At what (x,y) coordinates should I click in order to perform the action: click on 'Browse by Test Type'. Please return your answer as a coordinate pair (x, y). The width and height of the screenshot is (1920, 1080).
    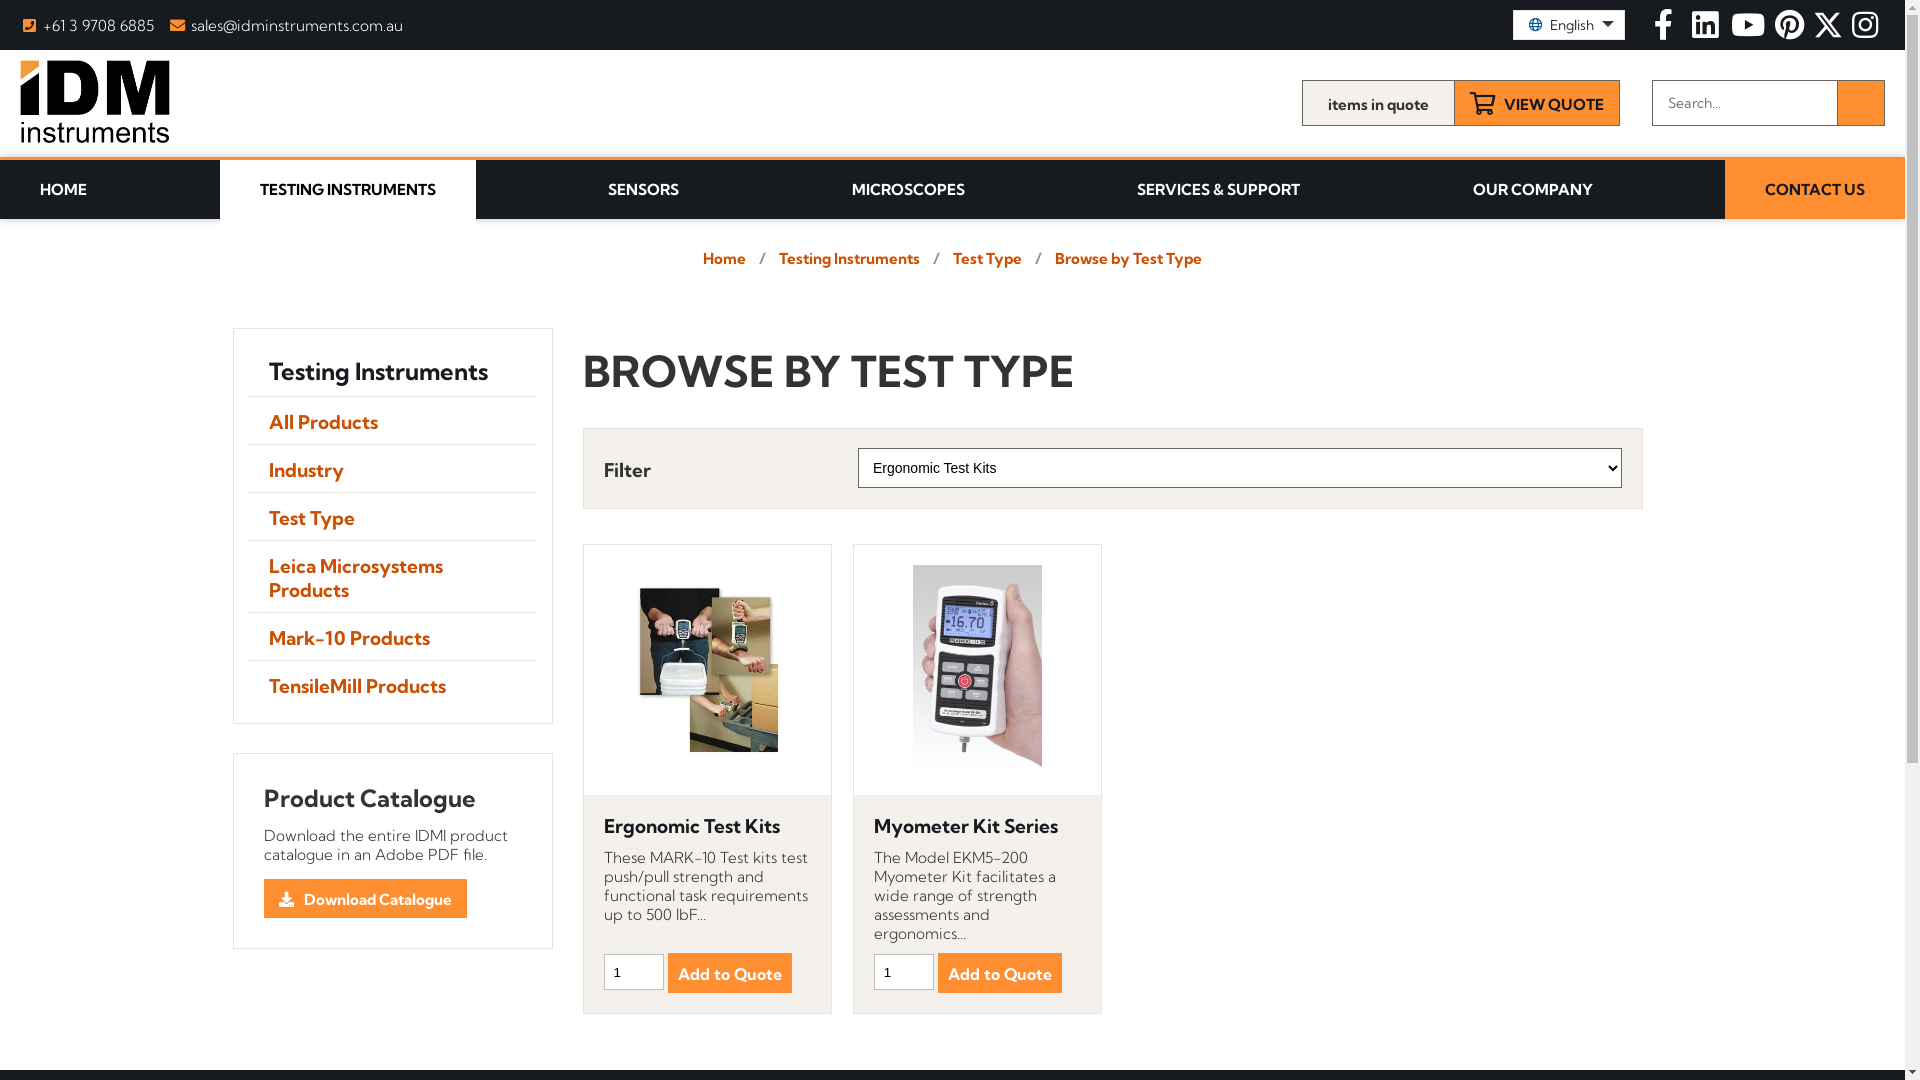
    Looking at the image, I should click on (1128, 257).